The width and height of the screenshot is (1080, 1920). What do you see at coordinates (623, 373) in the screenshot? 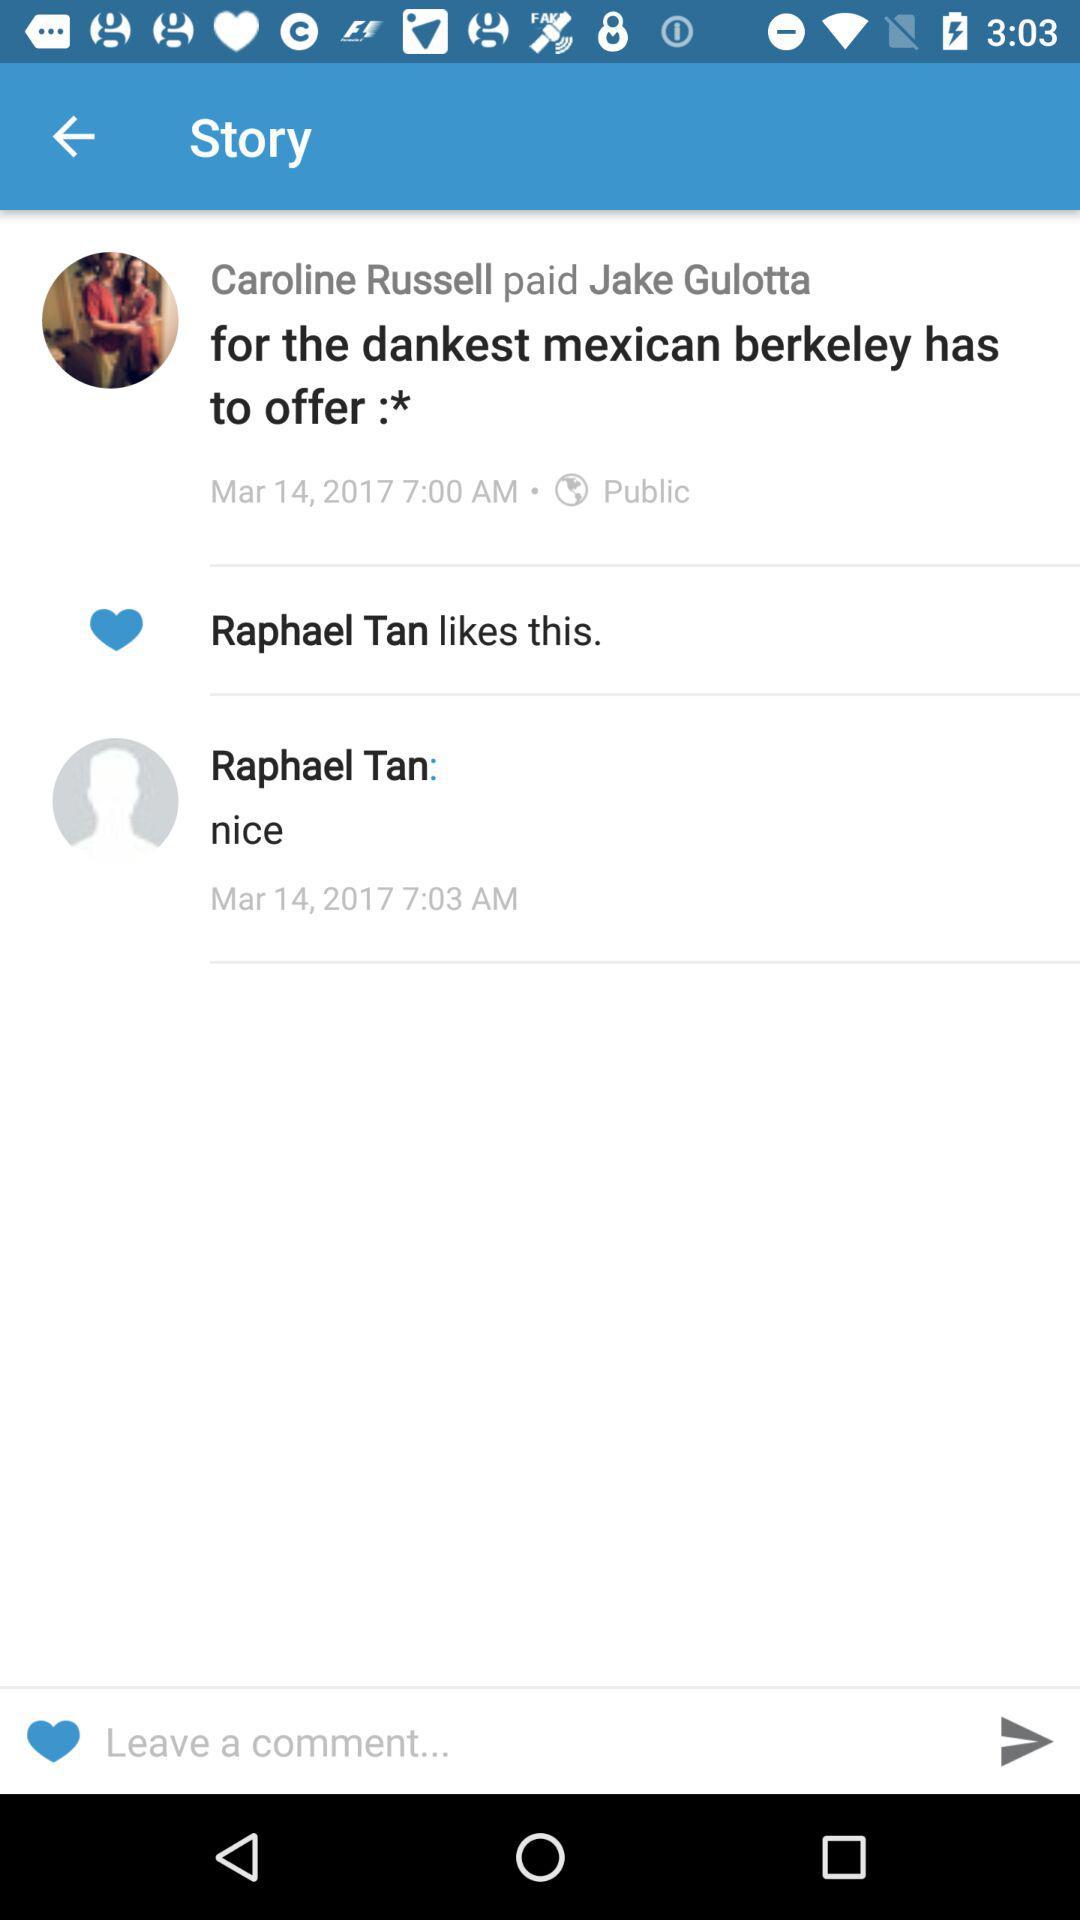
I see `the for the dankest` at bounding box center [623, 373].